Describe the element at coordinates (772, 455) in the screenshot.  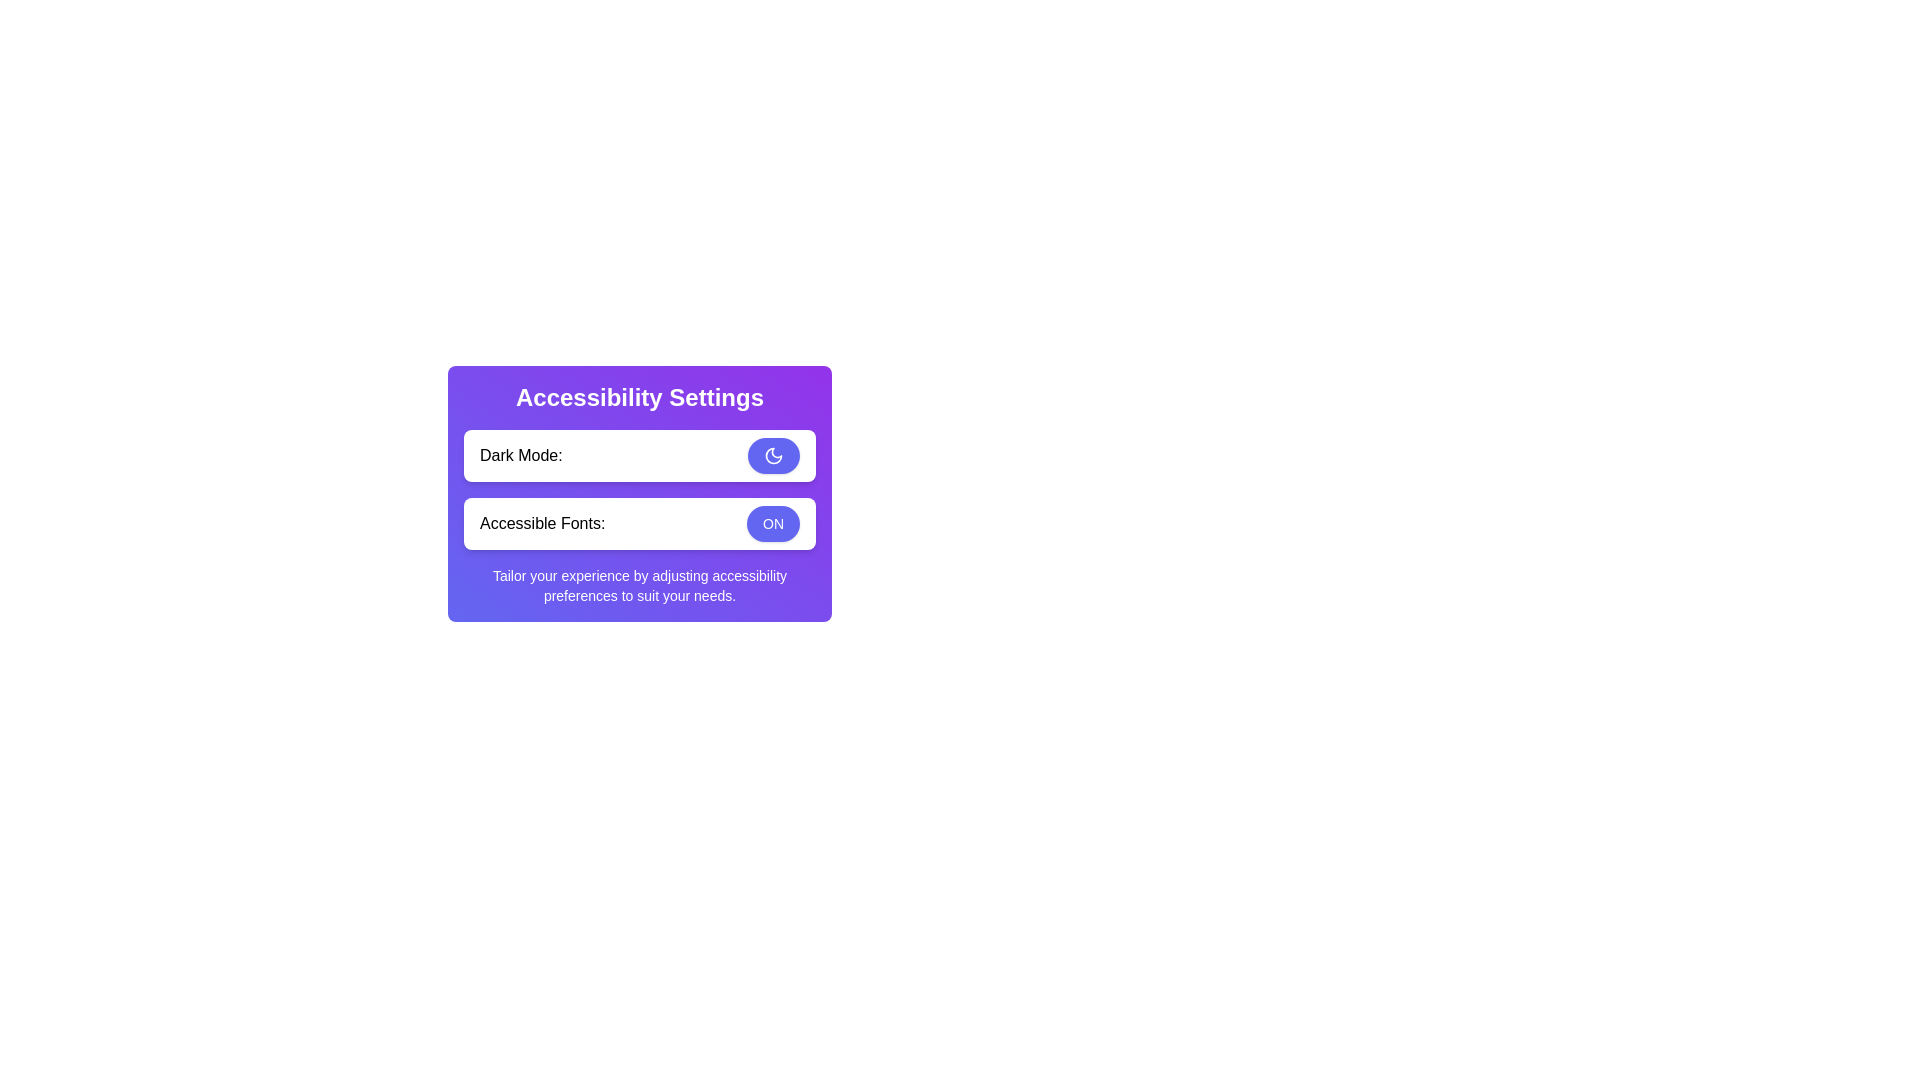
I see `the circular blue button with a white moon icon for the 'Dark Mode' feature` at that location.